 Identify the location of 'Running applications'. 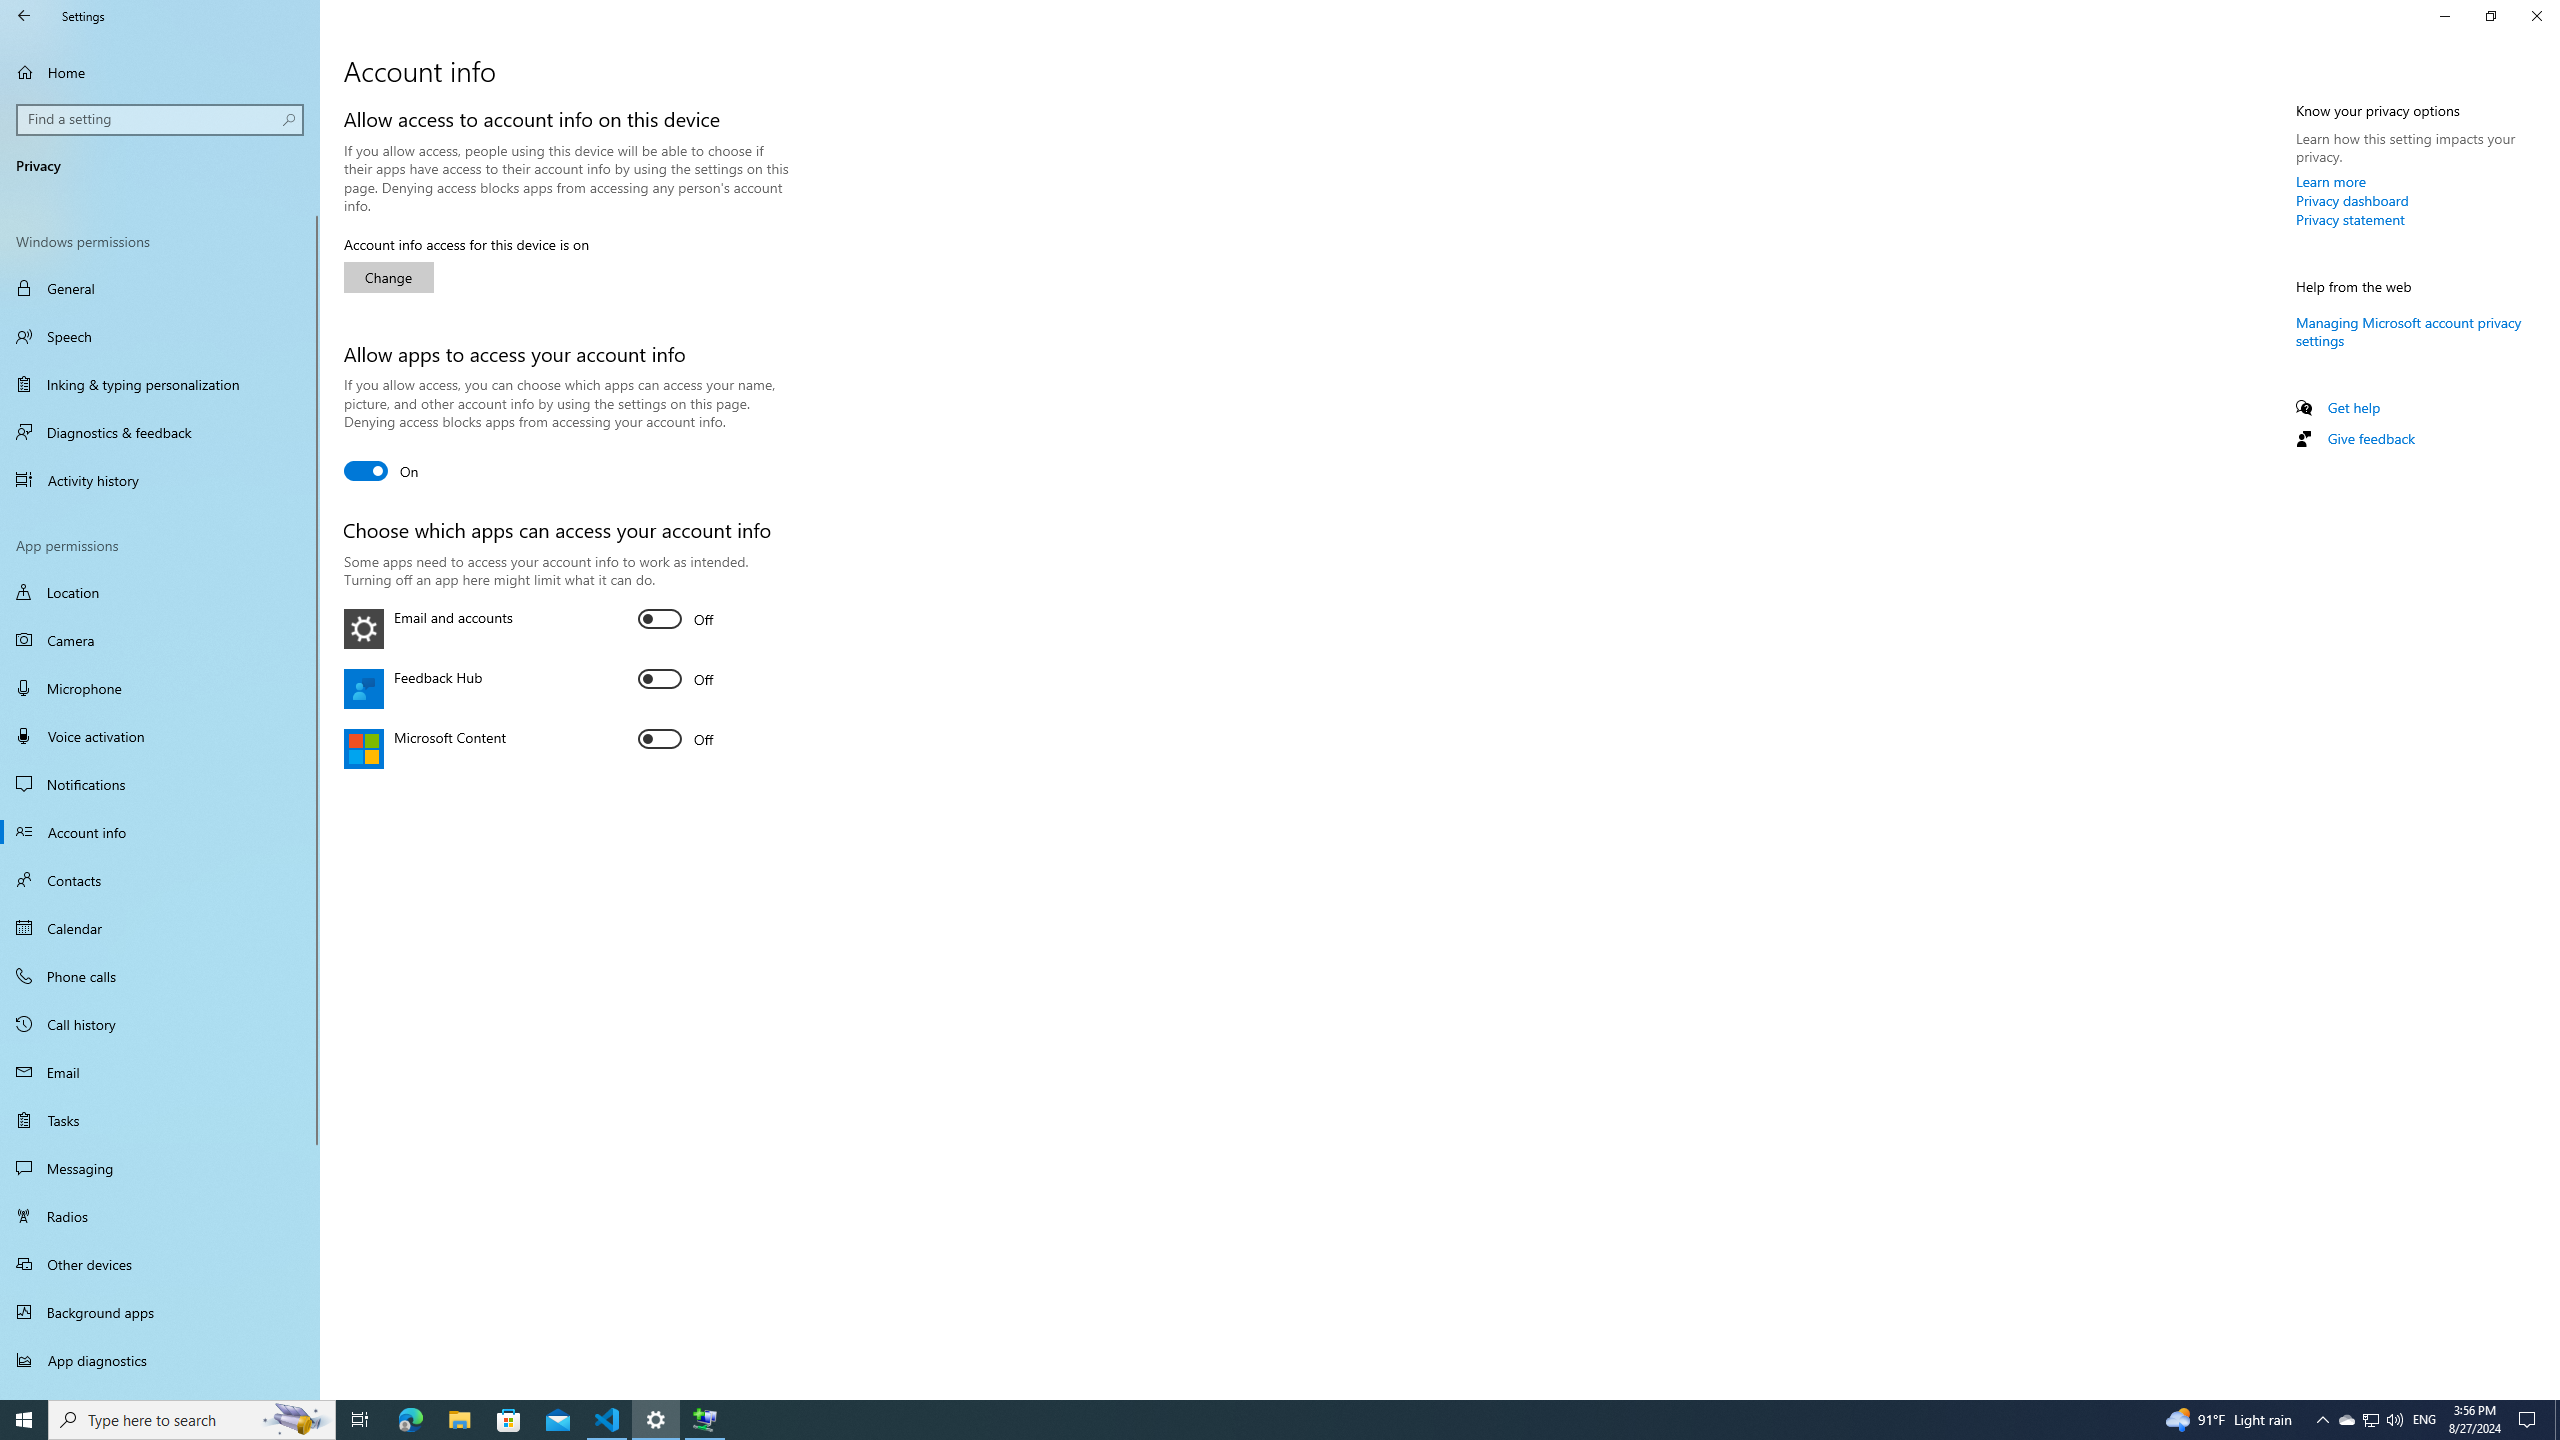
(1242, 1418).